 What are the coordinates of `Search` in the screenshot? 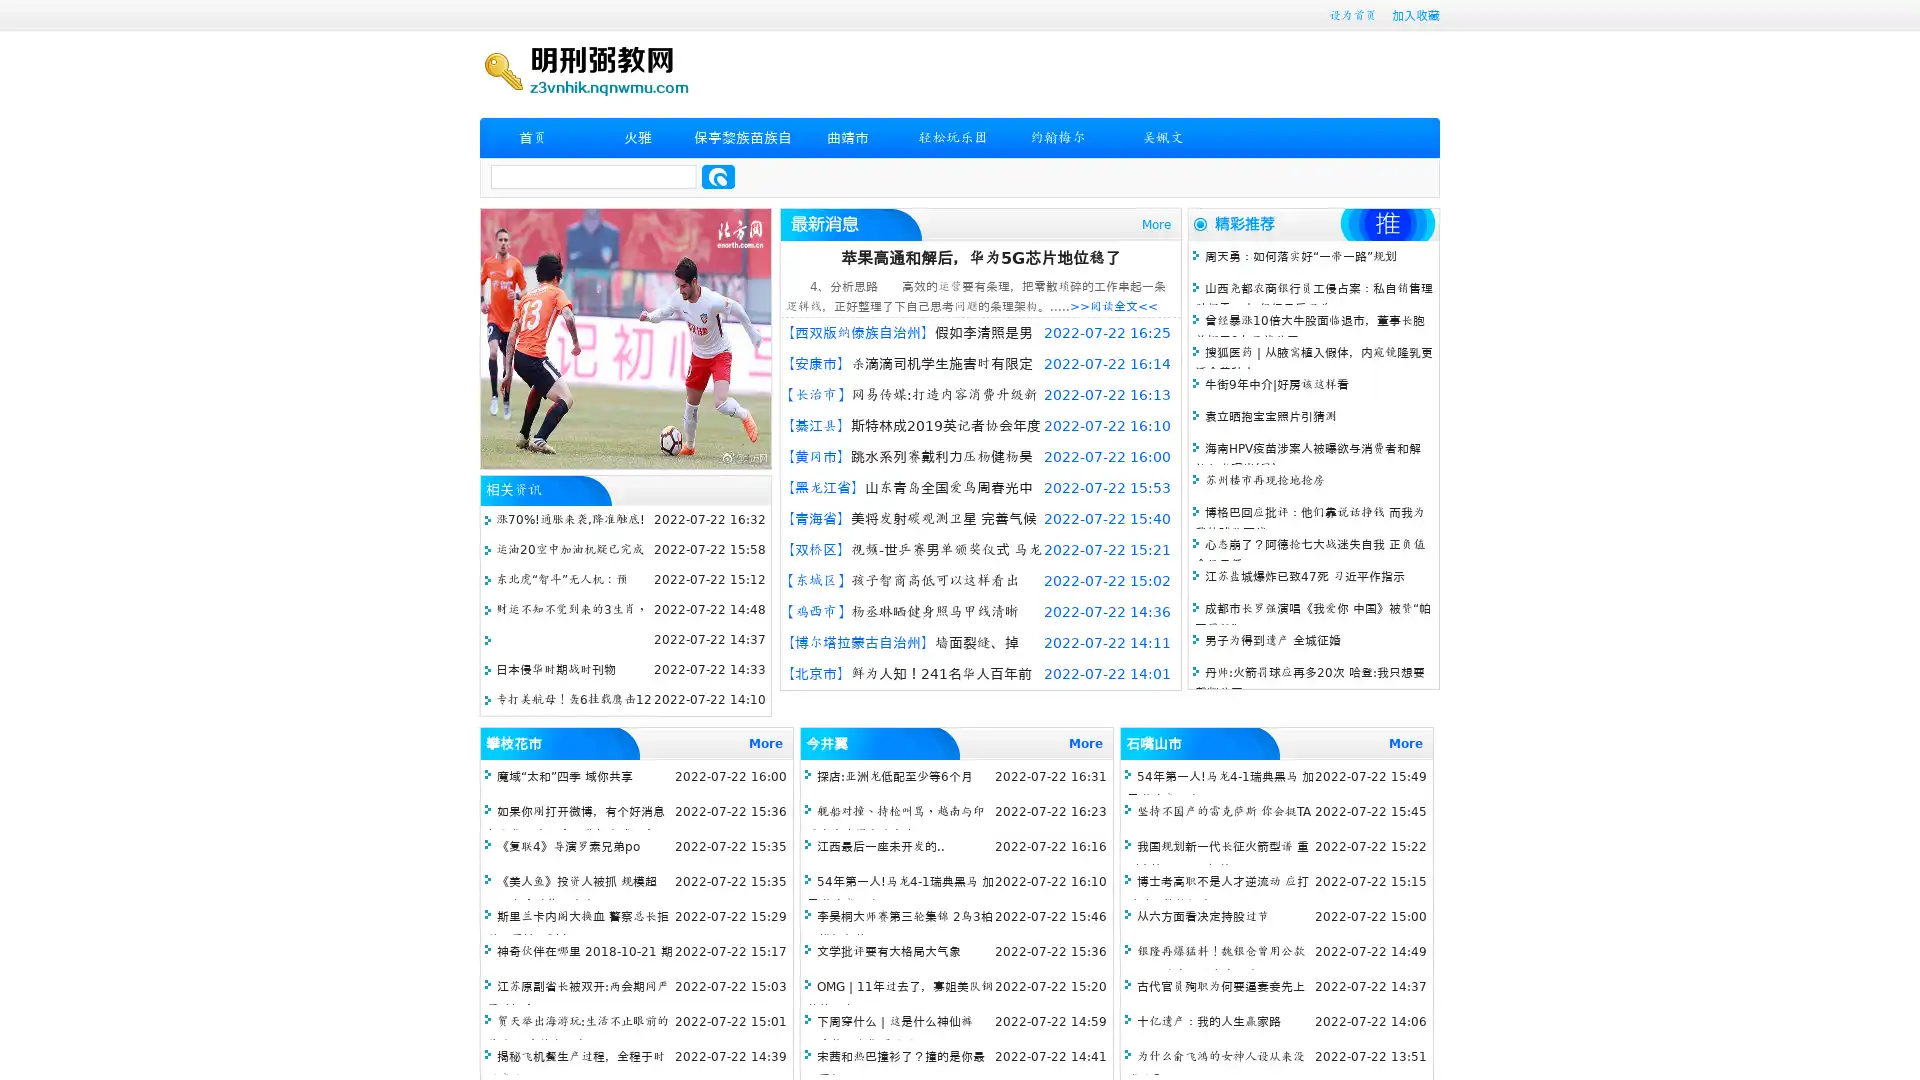 It's located at (718, 176).